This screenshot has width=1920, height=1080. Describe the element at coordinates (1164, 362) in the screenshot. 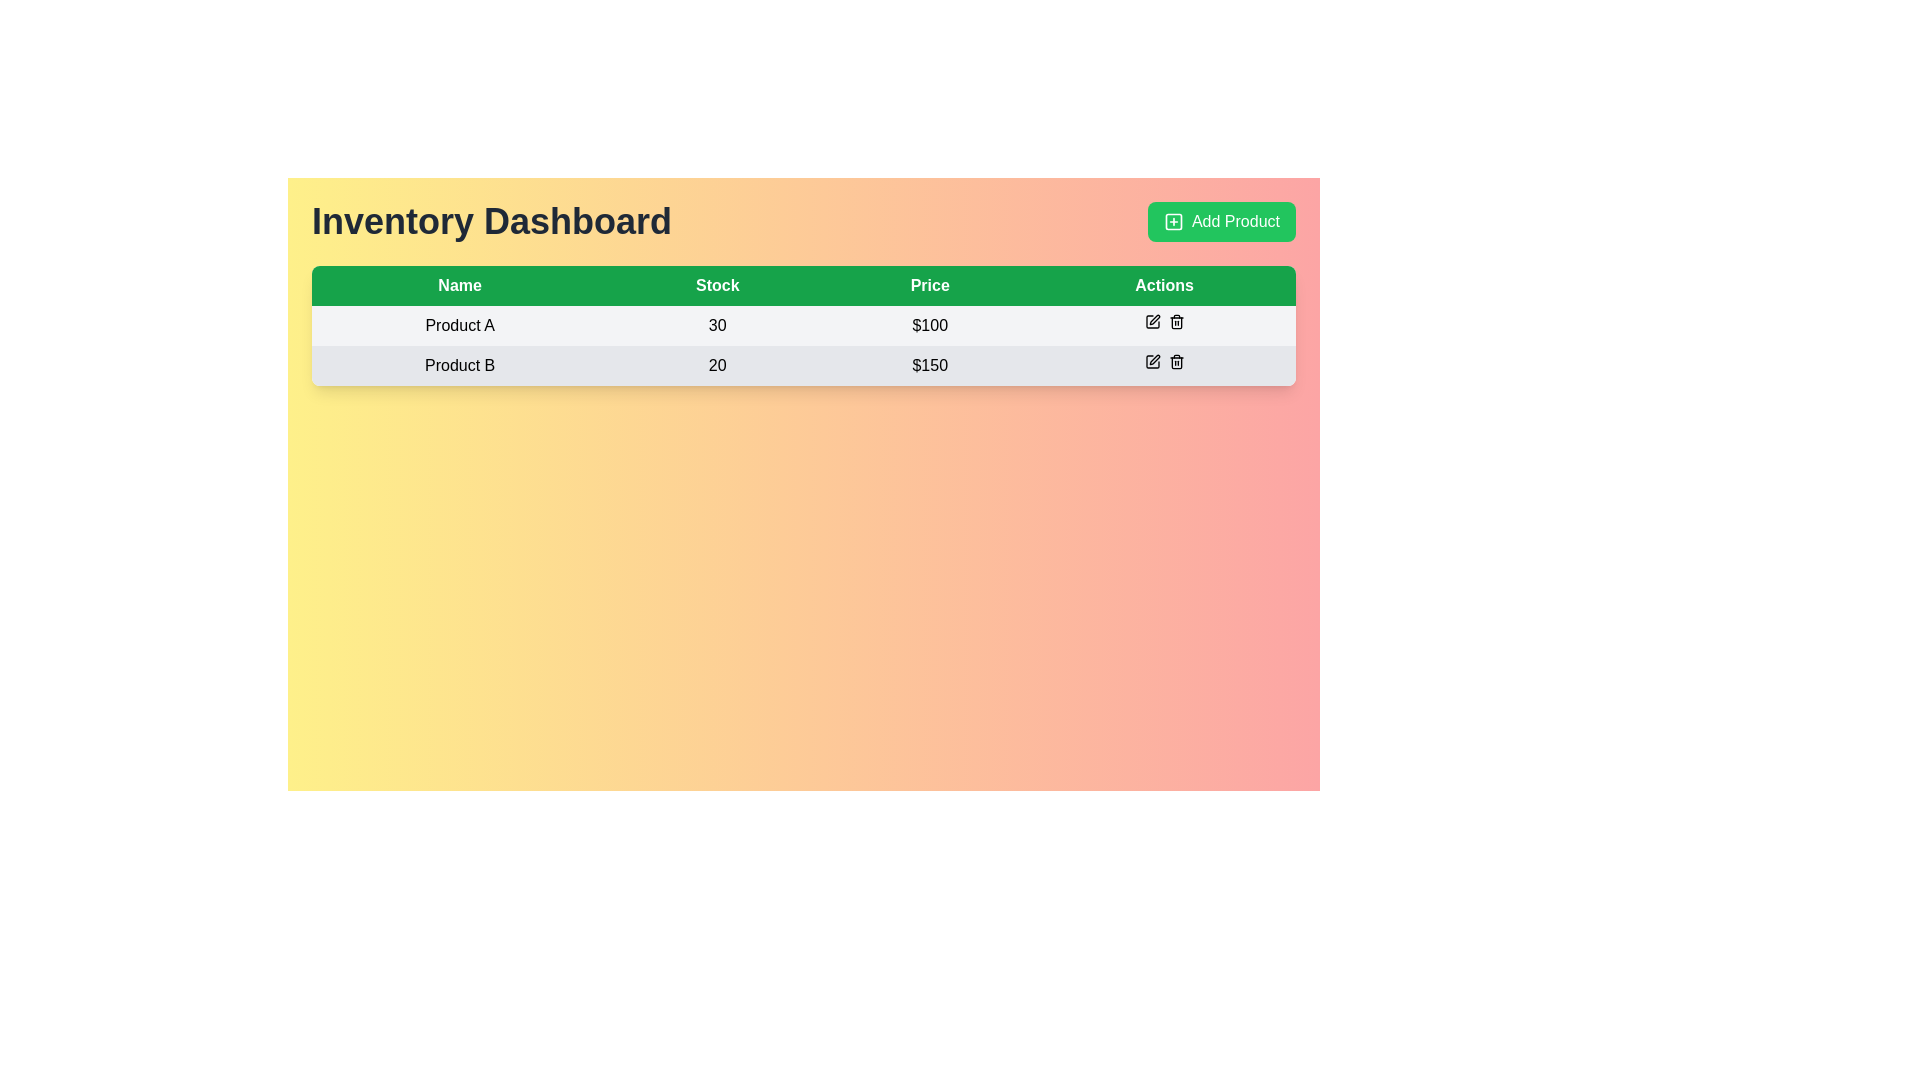

I see `the Action button group located in the 'Actions' column of the second row of the 'Inventory Dashboard' table for 'Product B'` at that location.